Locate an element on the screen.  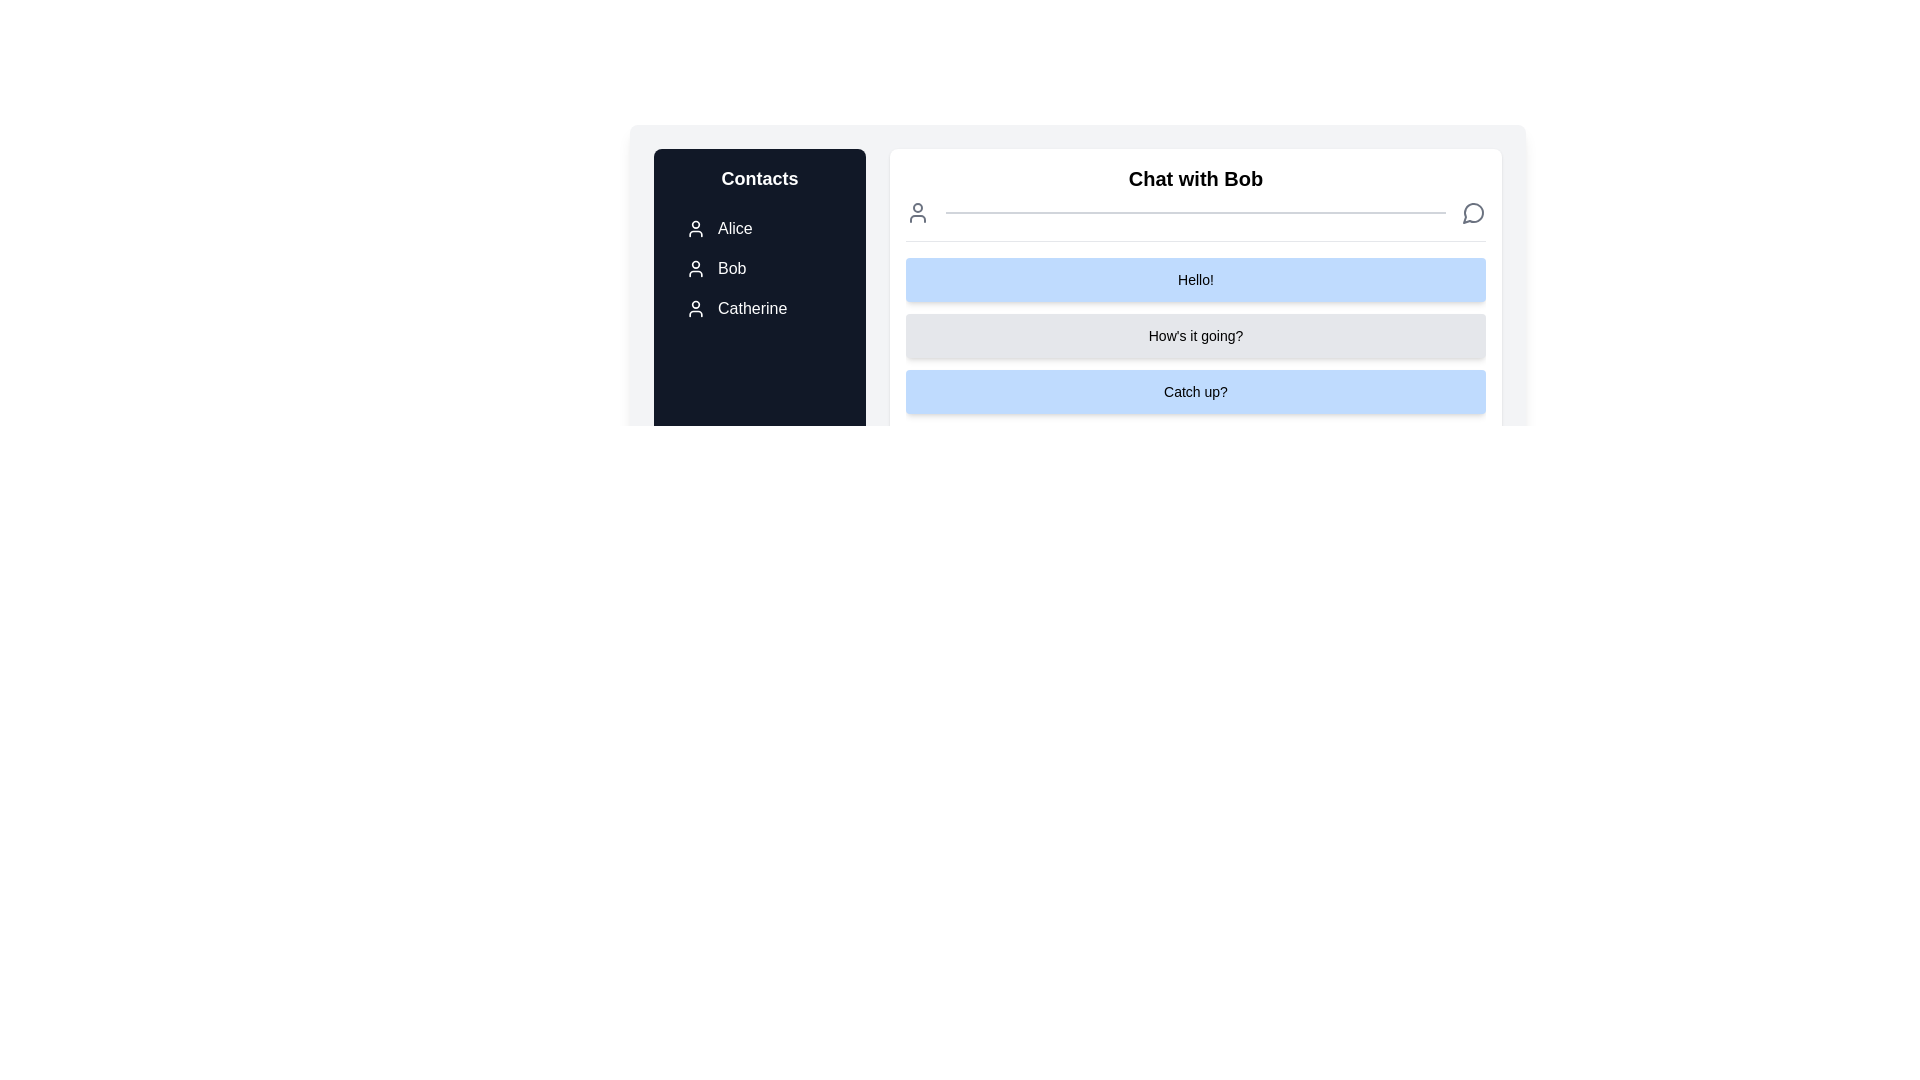
the Decorative UI component with icons that serves as a visual separator located directly below the text 'Chat with Bob' is located at coordinates (1195, 212).